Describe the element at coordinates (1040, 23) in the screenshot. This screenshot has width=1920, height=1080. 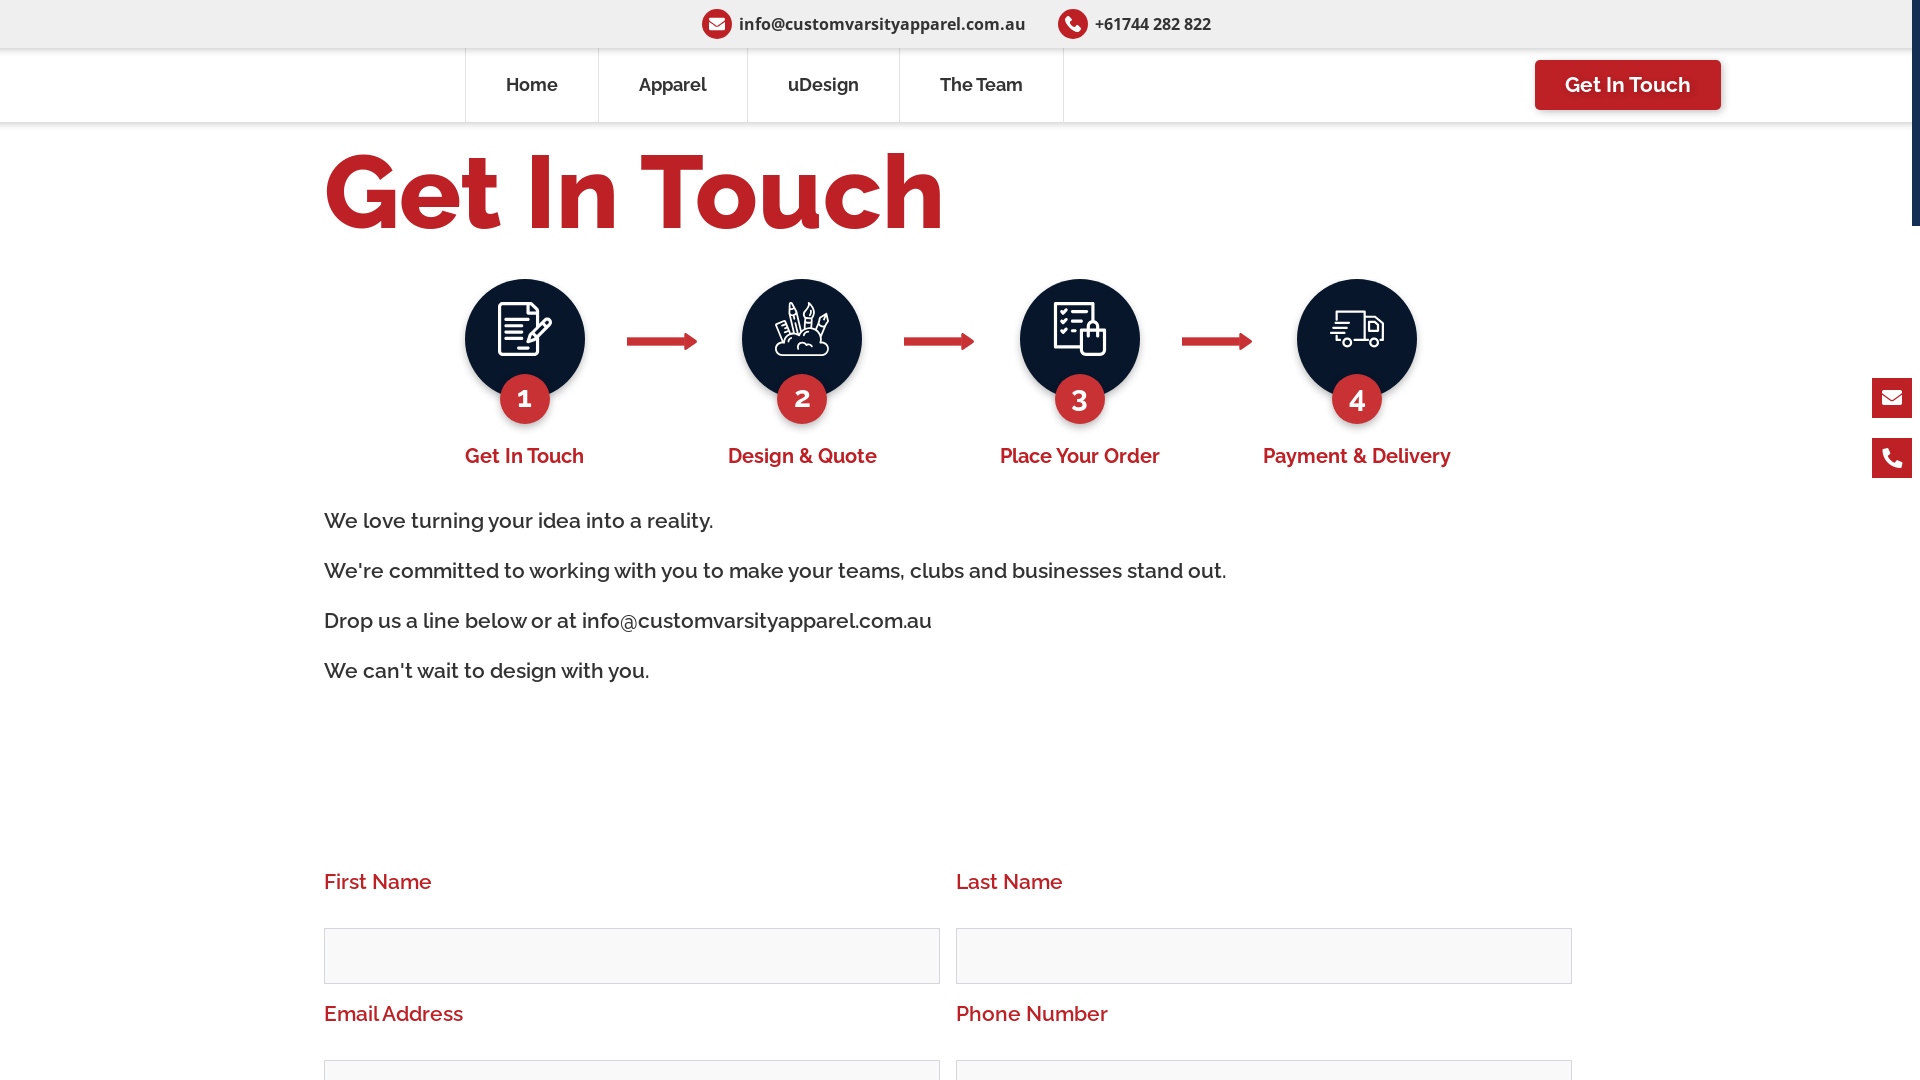
I see `'+61744 282 822'` at that location.